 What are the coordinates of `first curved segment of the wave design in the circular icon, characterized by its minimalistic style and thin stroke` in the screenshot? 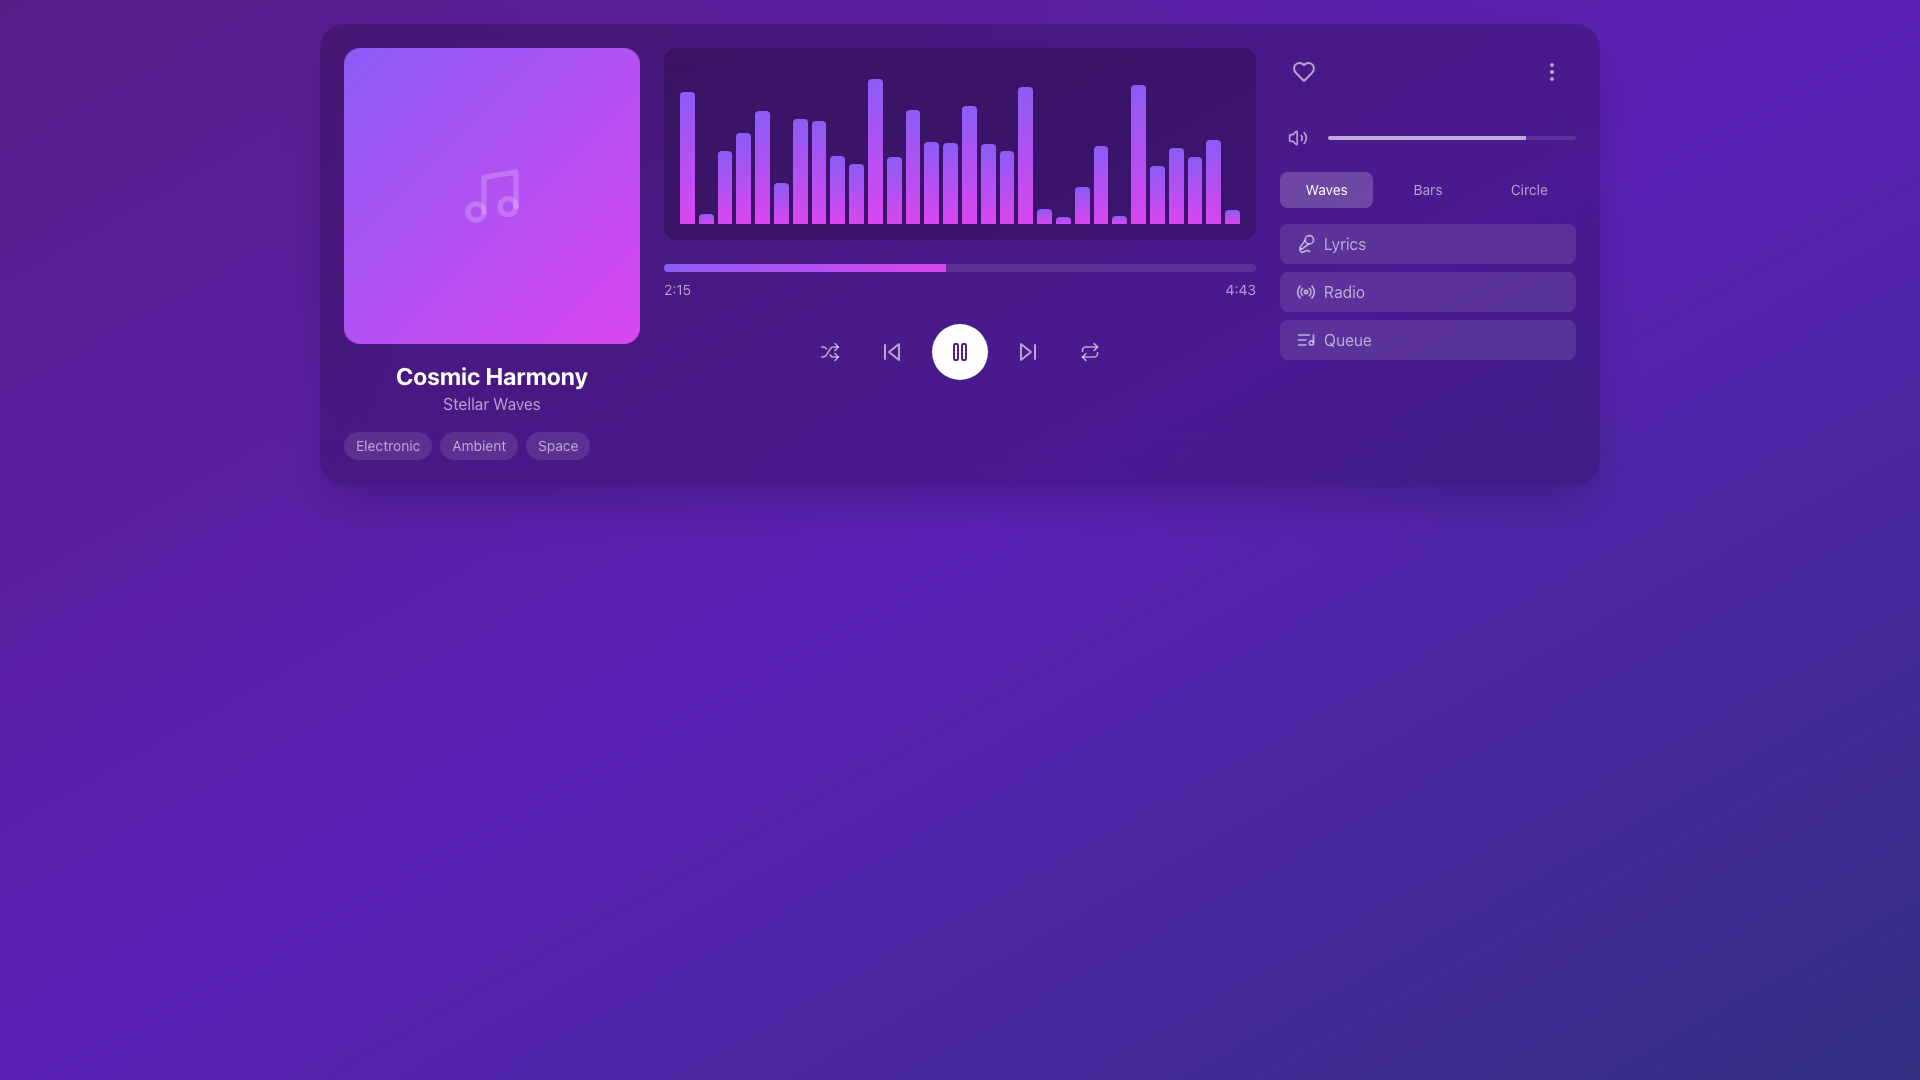 It's located at (1298, 292).